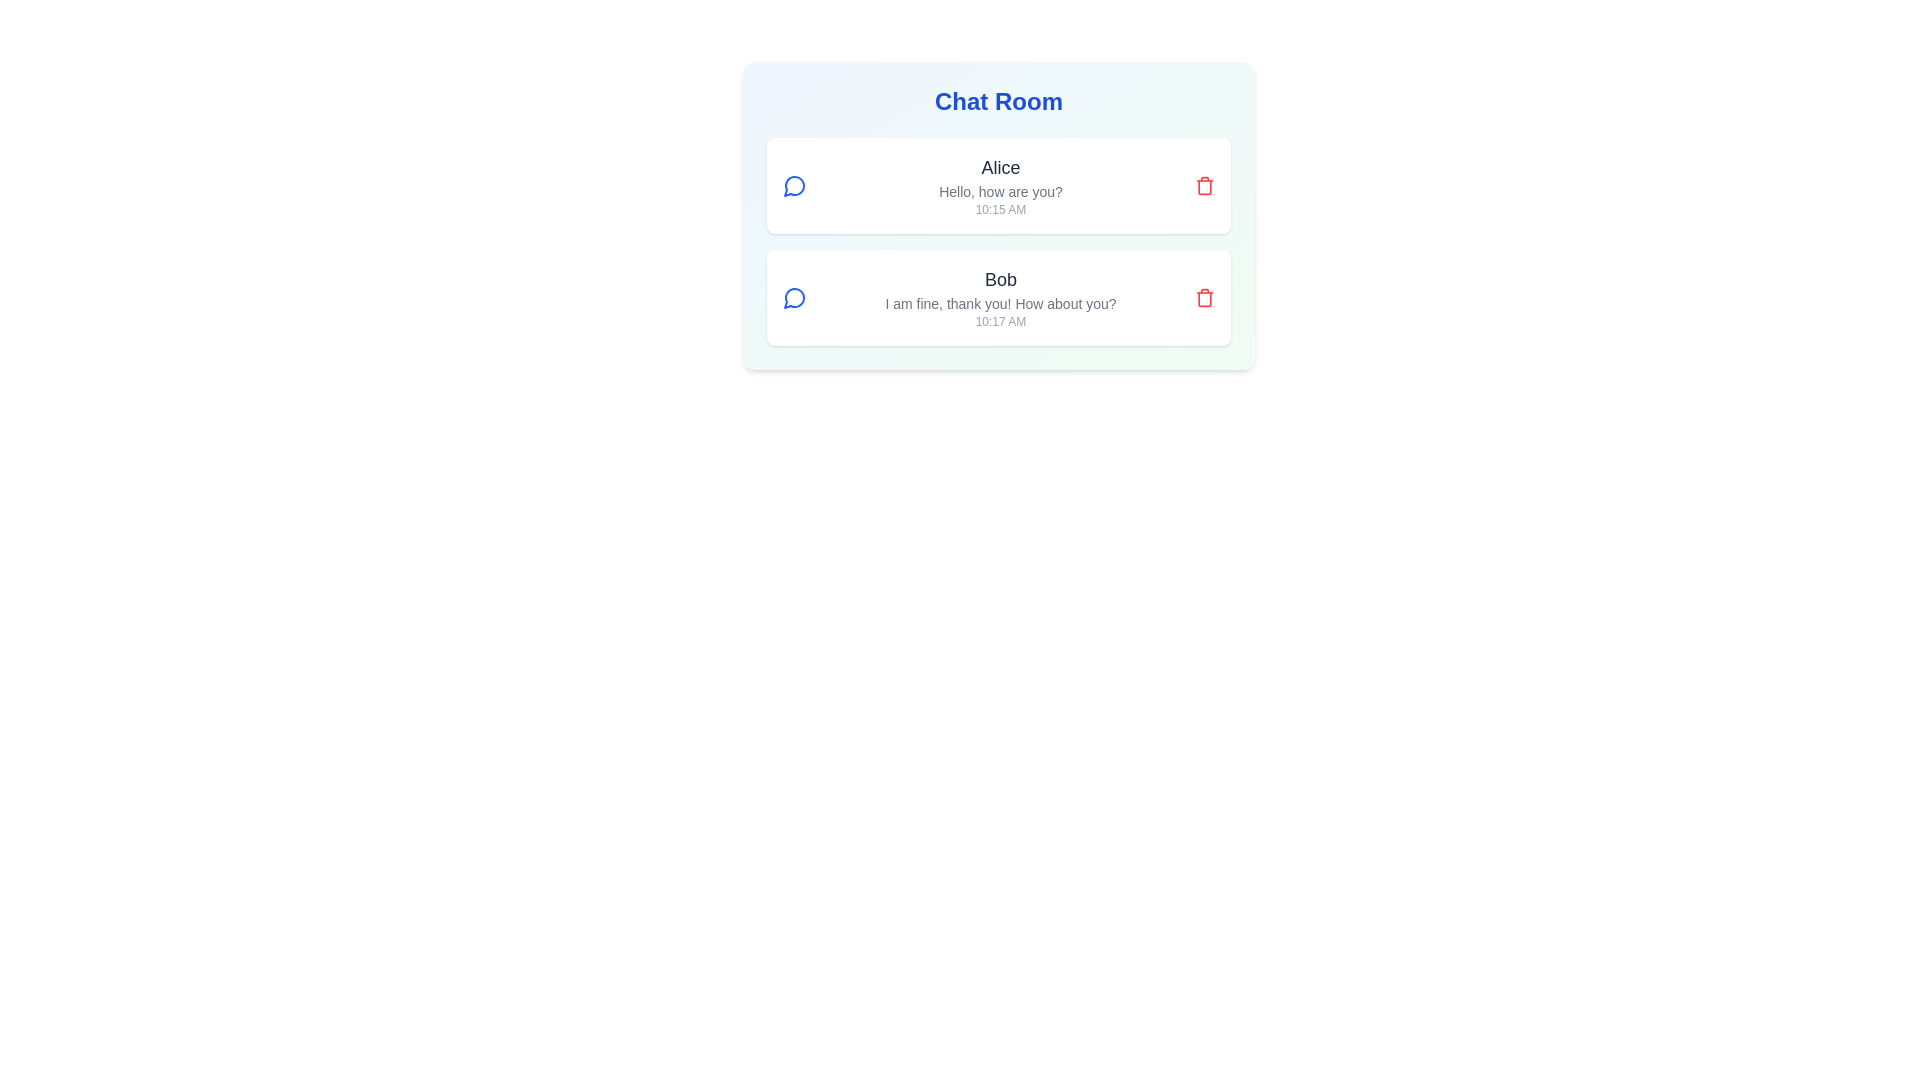  I want to click on delete button for the message authored by Bob, so click(1203, 297).